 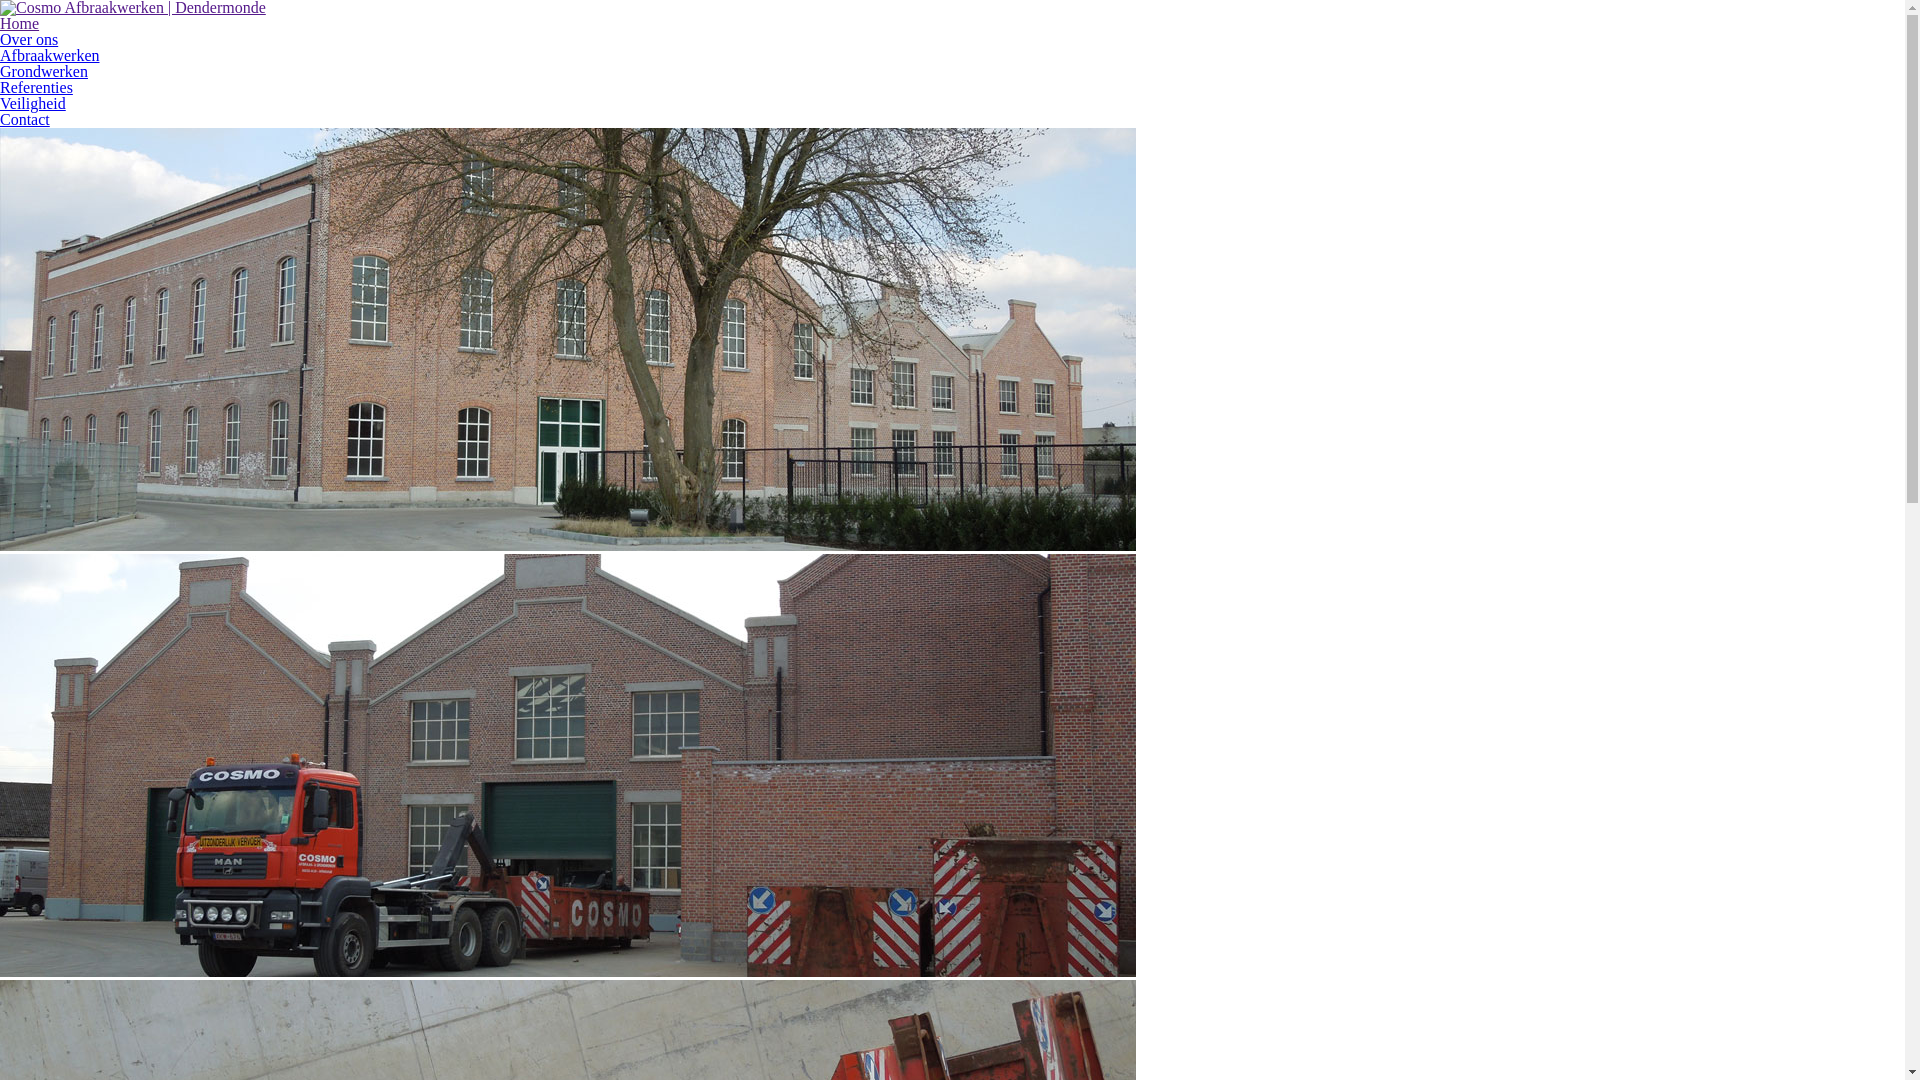 What do you see at coordinates (0, 39) in the screenshot?
I see `'Over ons'` at bounding box center [0, 39].